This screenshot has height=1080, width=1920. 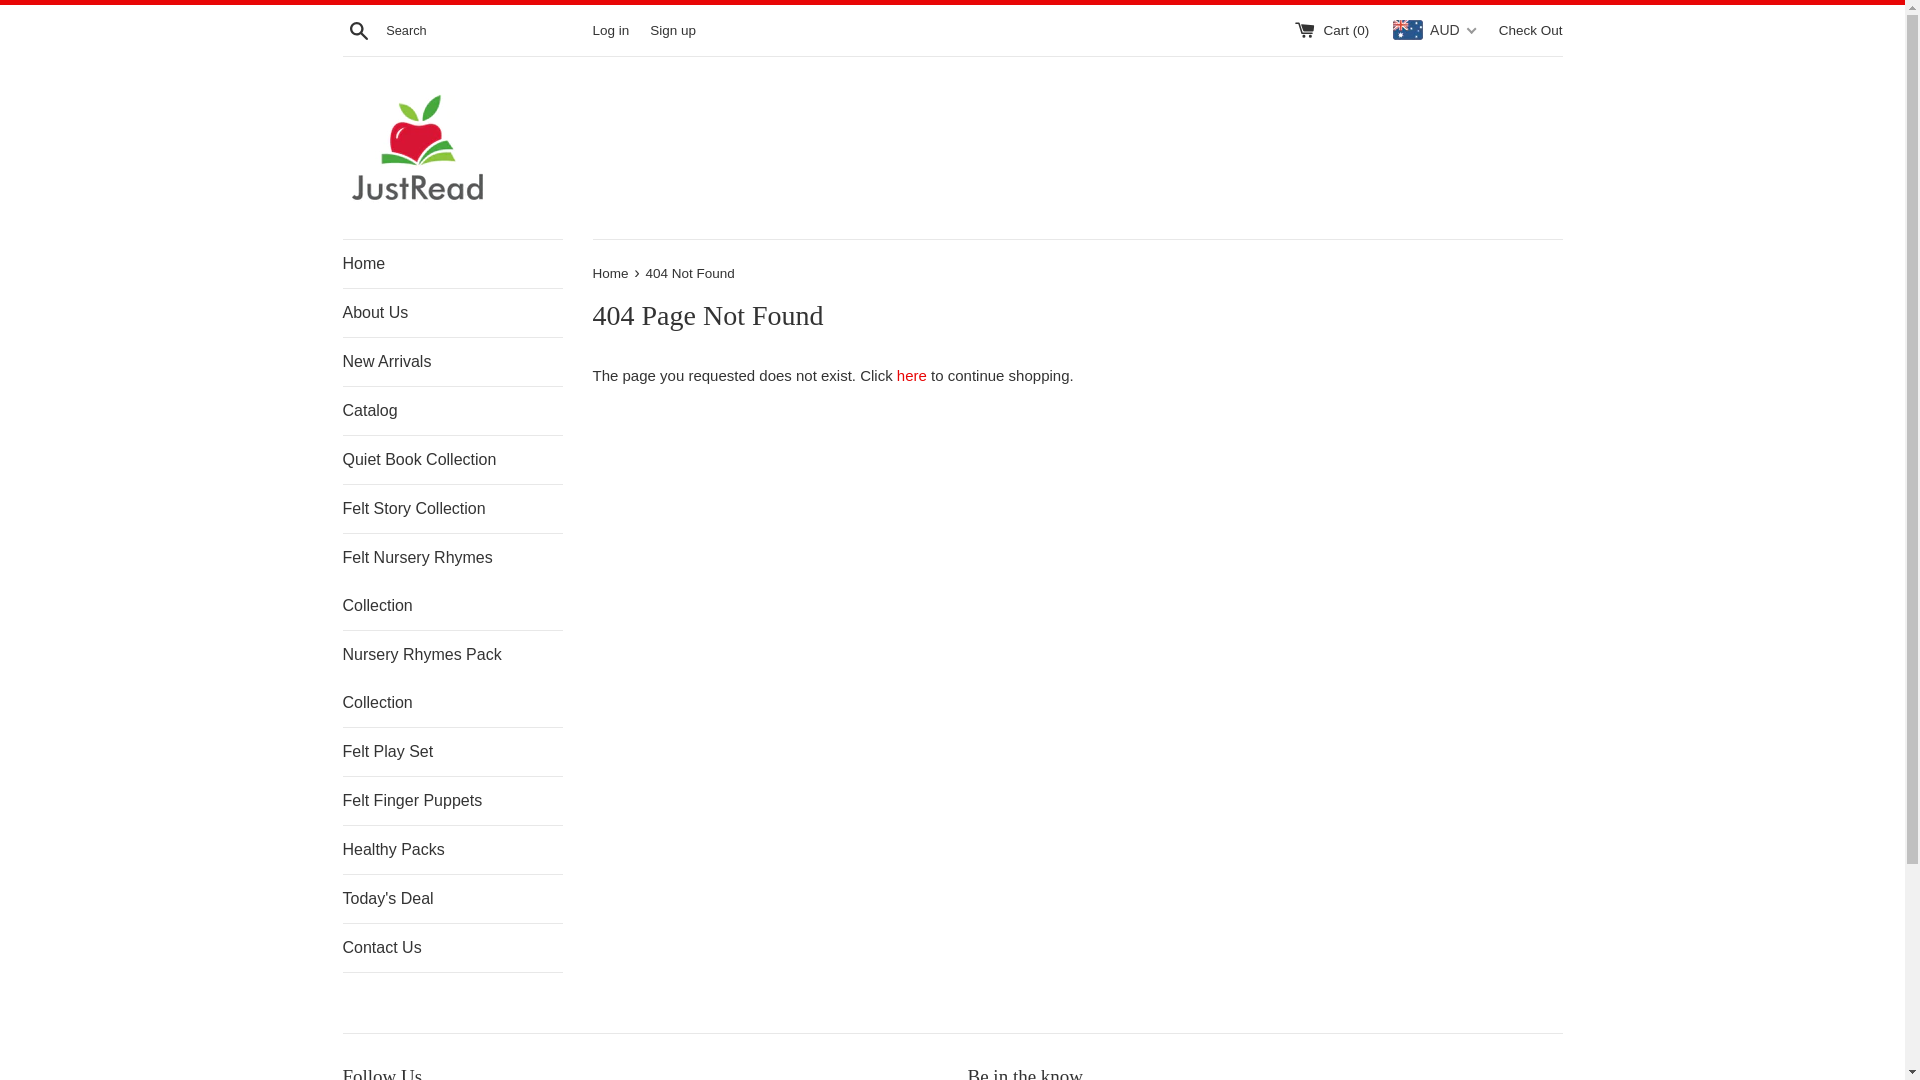 I want to click on 'Log in', so click(x=609, y=29).